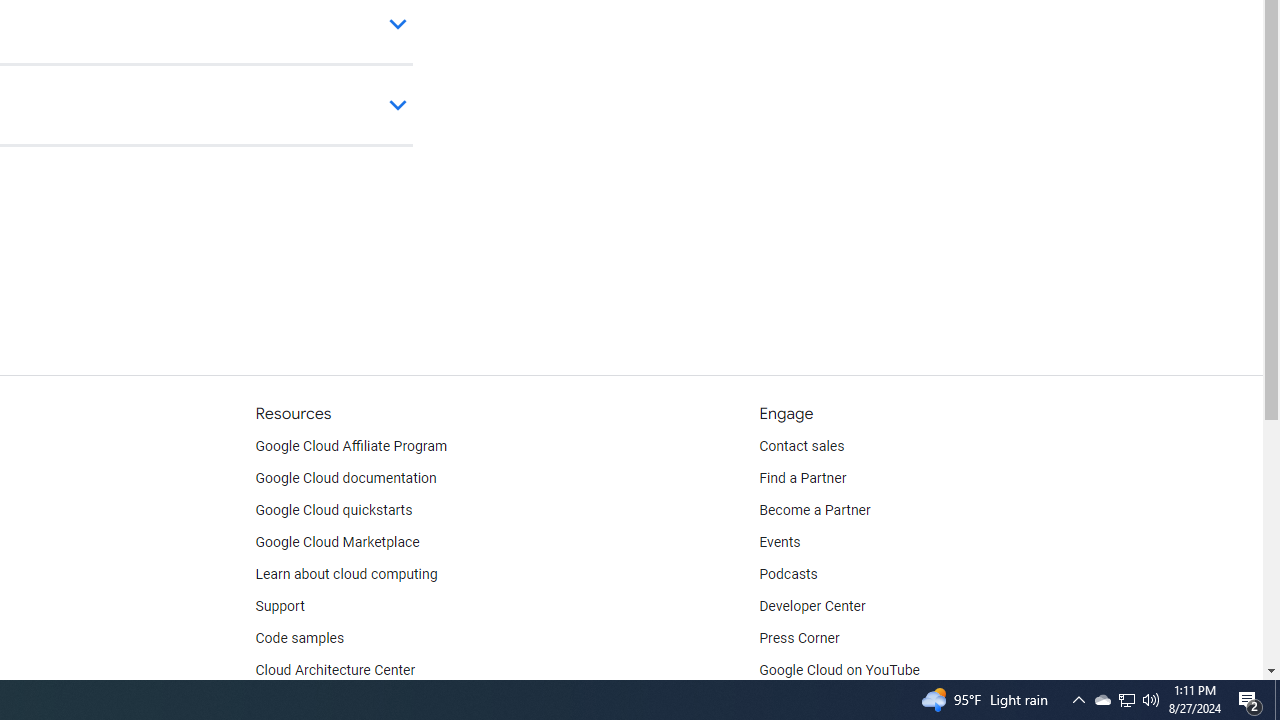 The height and width of the screenshot is (720, 1280). I want to click on 'Google Cloud quickstarts', so click(334, 510).